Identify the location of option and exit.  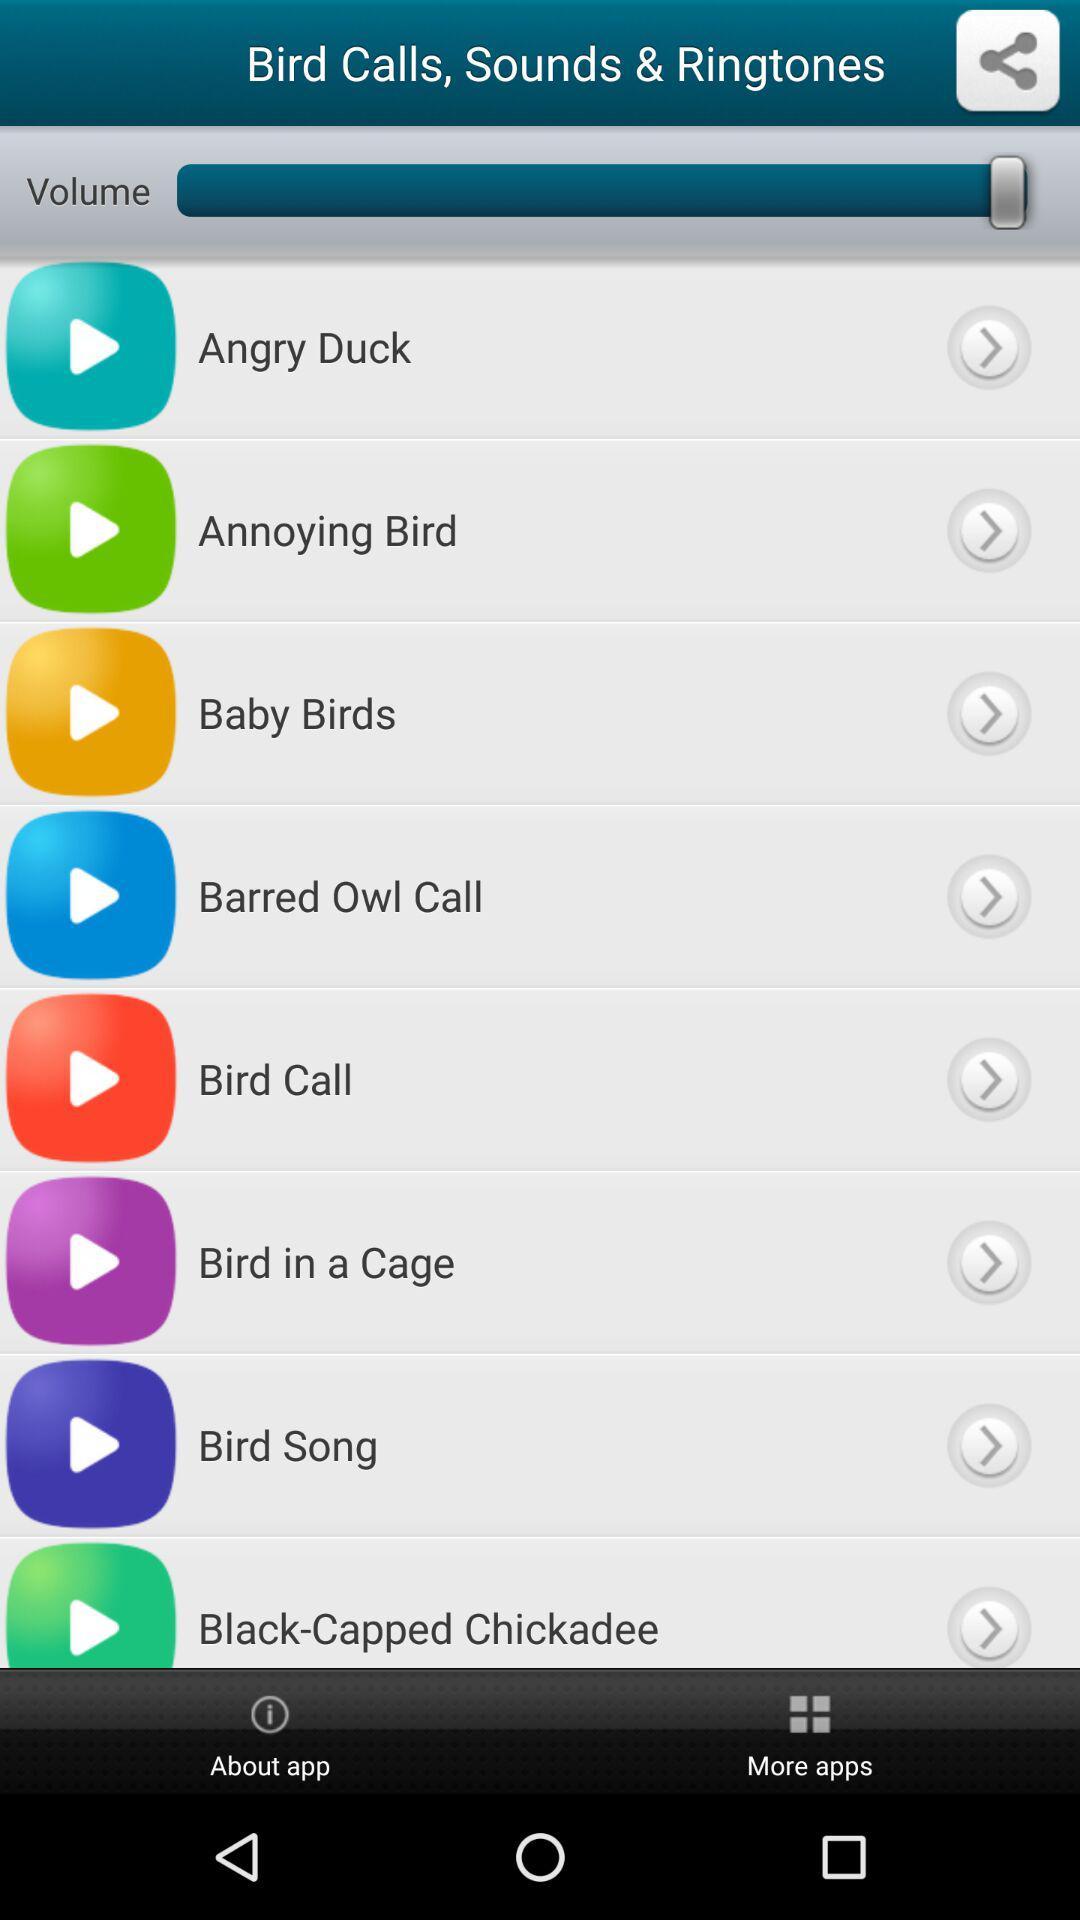
(987, 346).